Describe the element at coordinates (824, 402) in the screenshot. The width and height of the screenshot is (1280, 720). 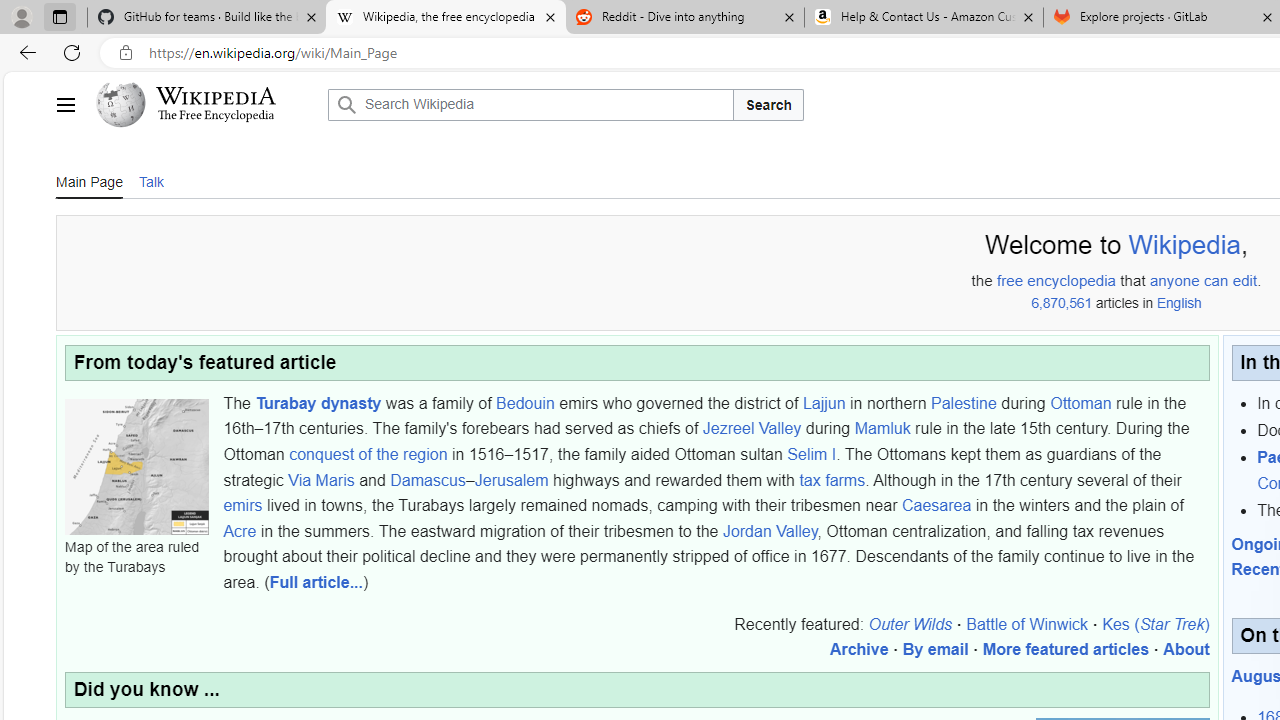
I see `'Lajjun'` at that location.